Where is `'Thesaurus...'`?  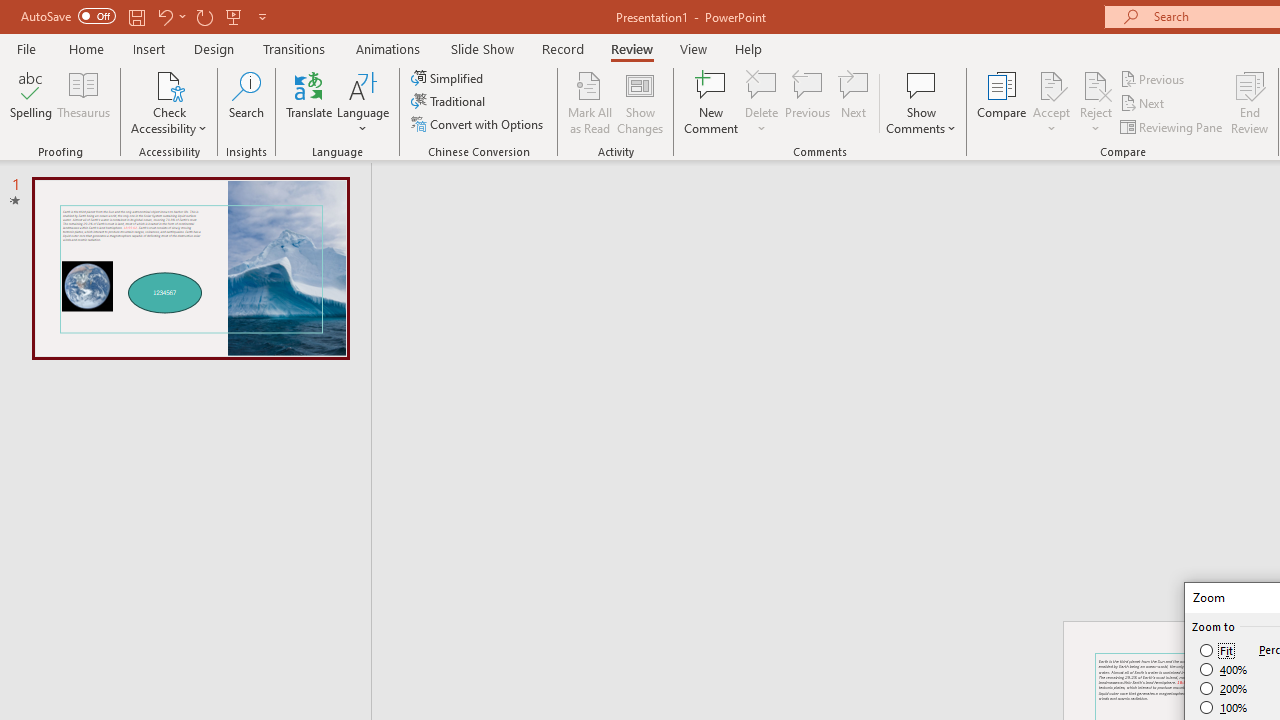 'Thesaurus...' is located at coordinates (82, 103).